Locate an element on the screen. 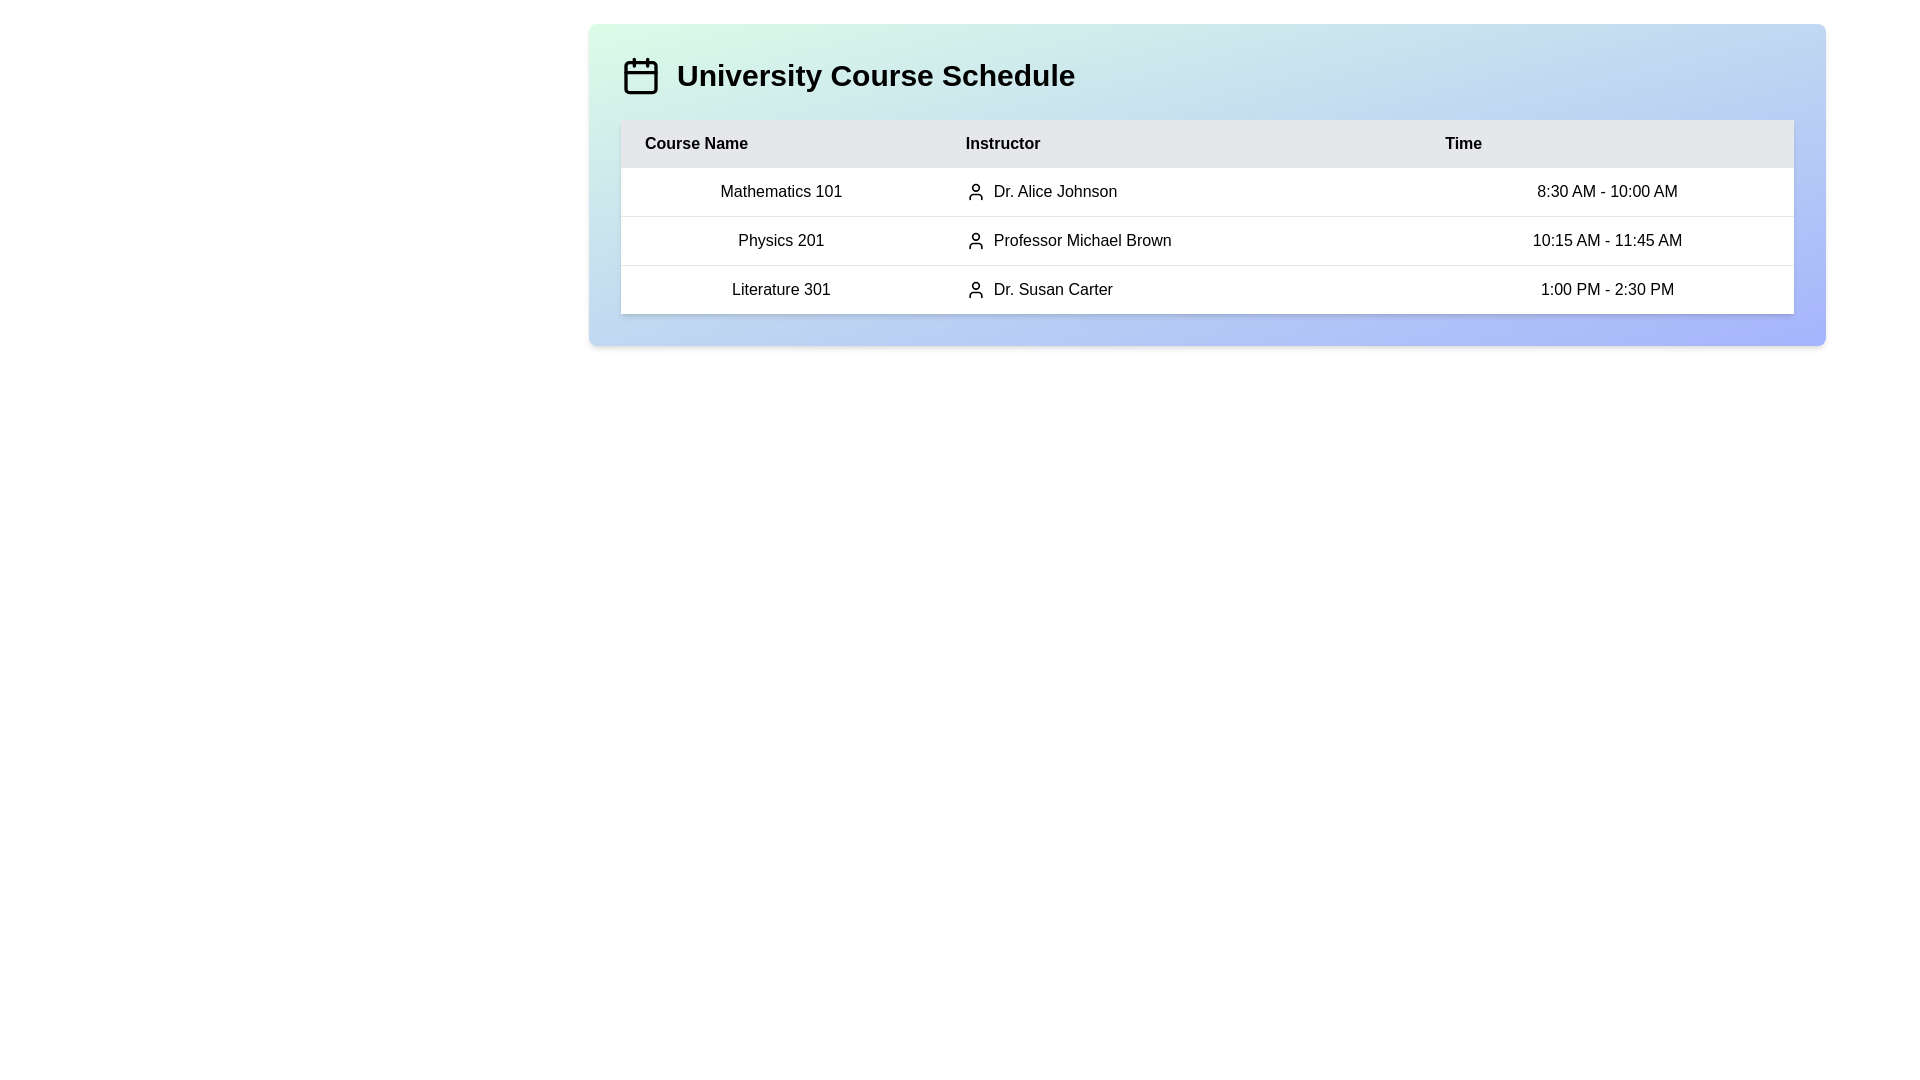  contents of the second row in the University Course Schedule table, which includes the course name 'Physics 201', instructor 'Professor Michael Brown', and time '10:15 AM - 11:45 AM' is located at coordinates (1206, 239).